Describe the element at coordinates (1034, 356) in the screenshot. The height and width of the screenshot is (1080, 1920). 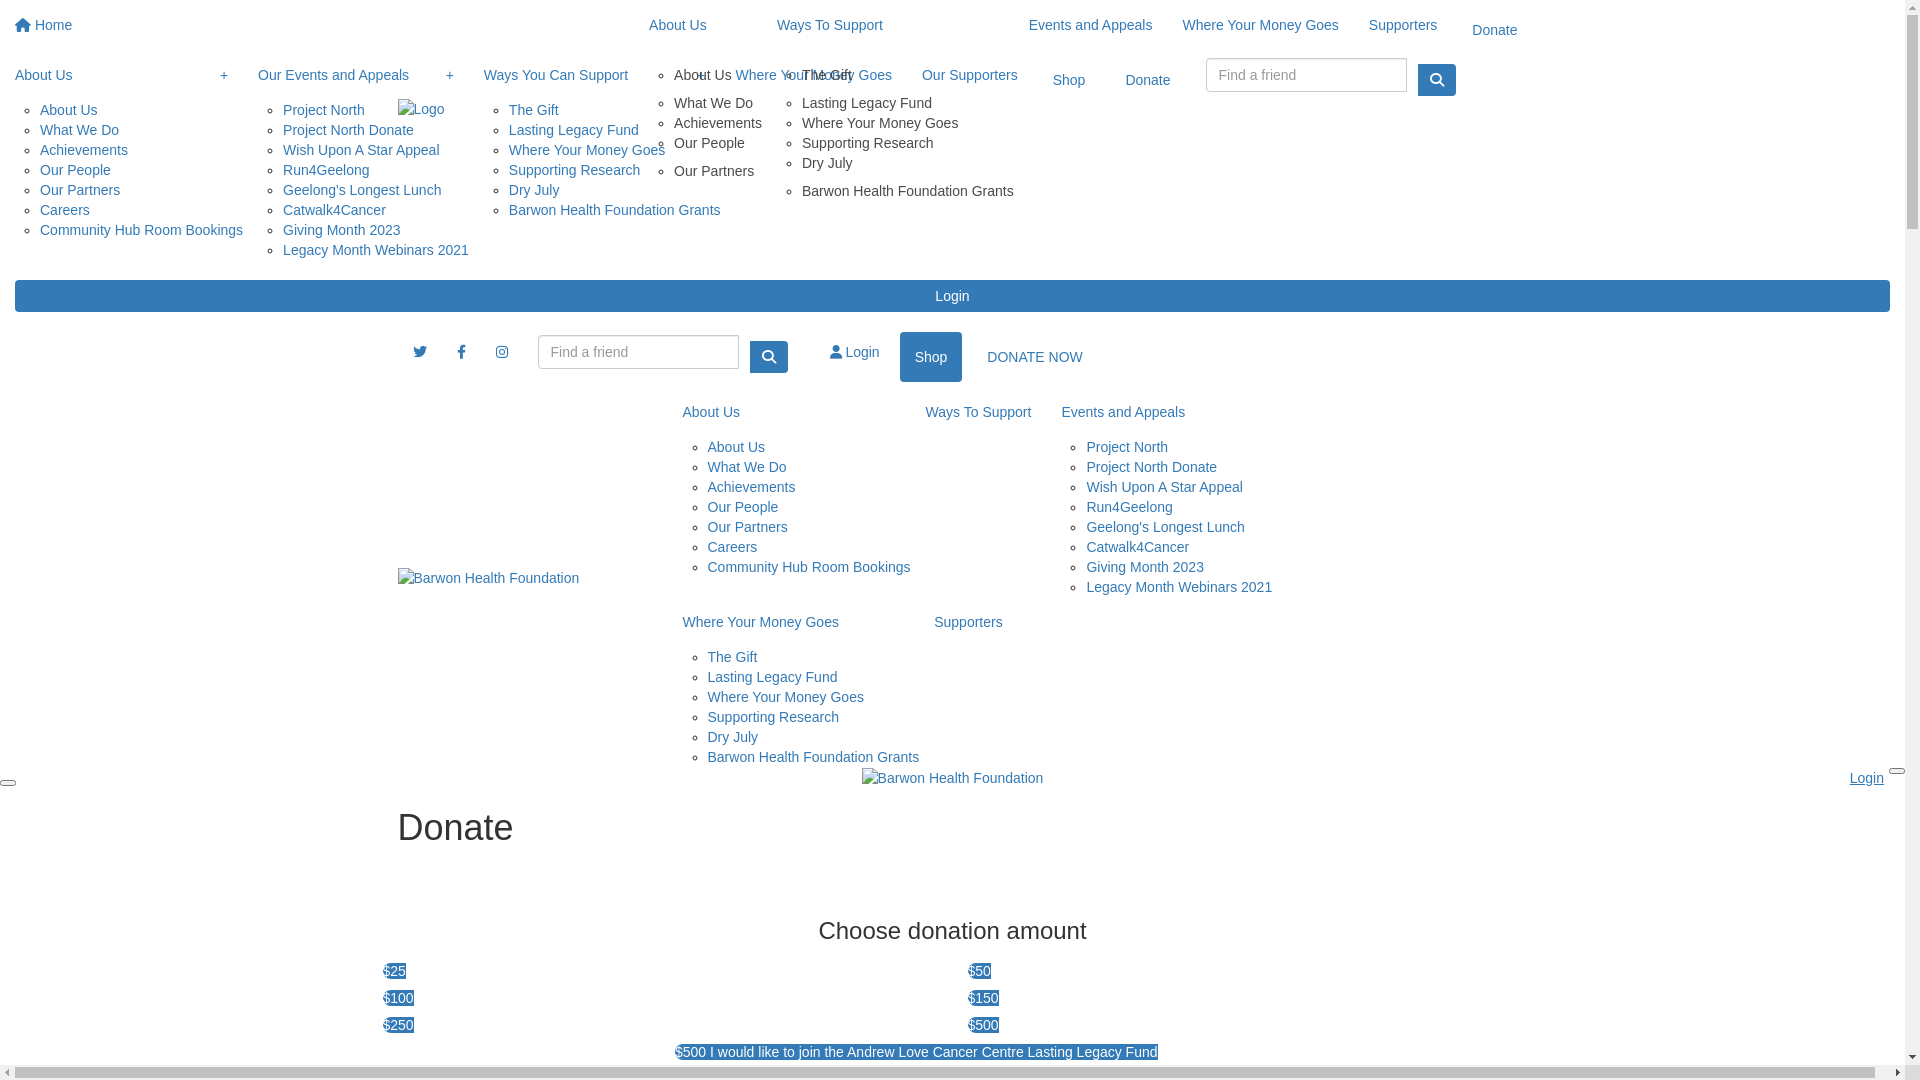
I see `'DONATE NOW'` at that location.